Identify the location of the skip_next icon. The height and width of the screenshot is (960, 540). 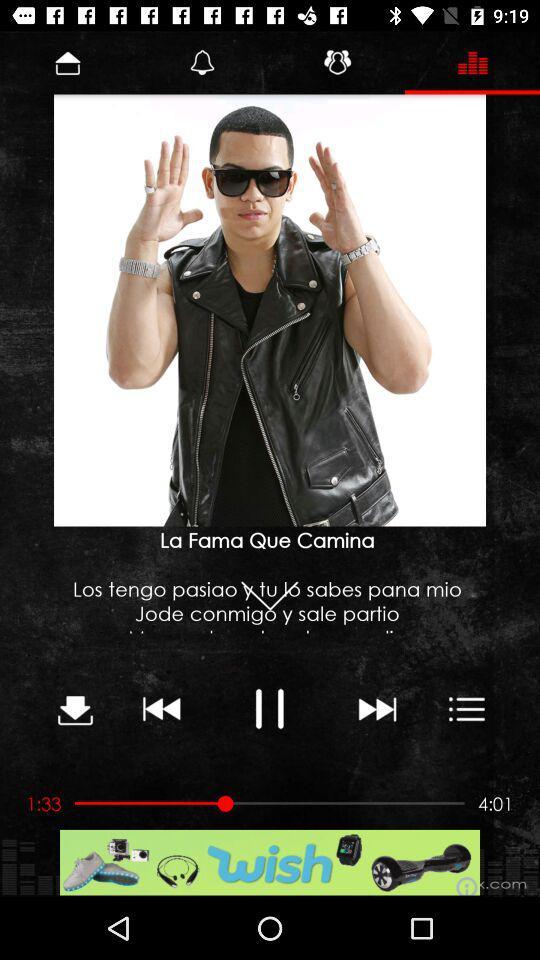
(376, 708).